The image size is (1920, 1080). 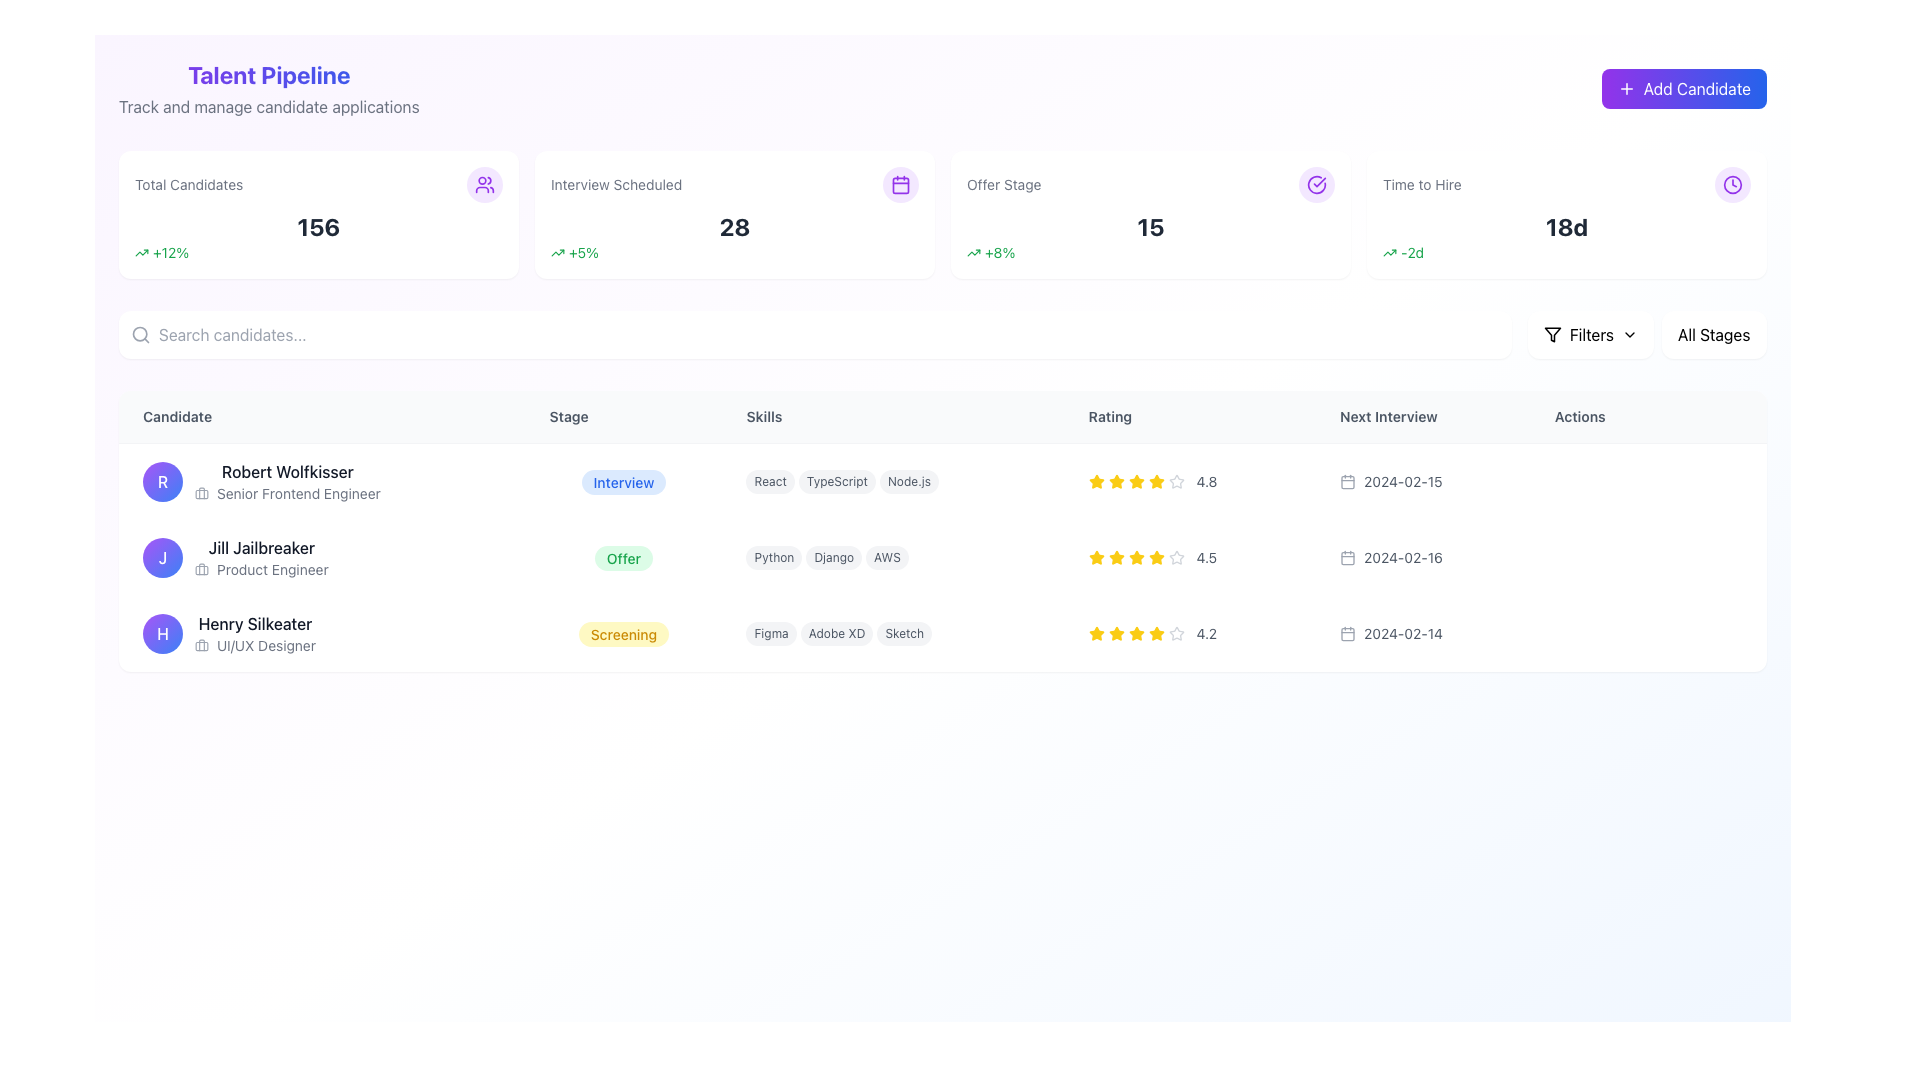 I want to click on bold text label '18d' located in the top-right section of the interface under the 'Time to Hire' title, so click(x=1565, y=226).